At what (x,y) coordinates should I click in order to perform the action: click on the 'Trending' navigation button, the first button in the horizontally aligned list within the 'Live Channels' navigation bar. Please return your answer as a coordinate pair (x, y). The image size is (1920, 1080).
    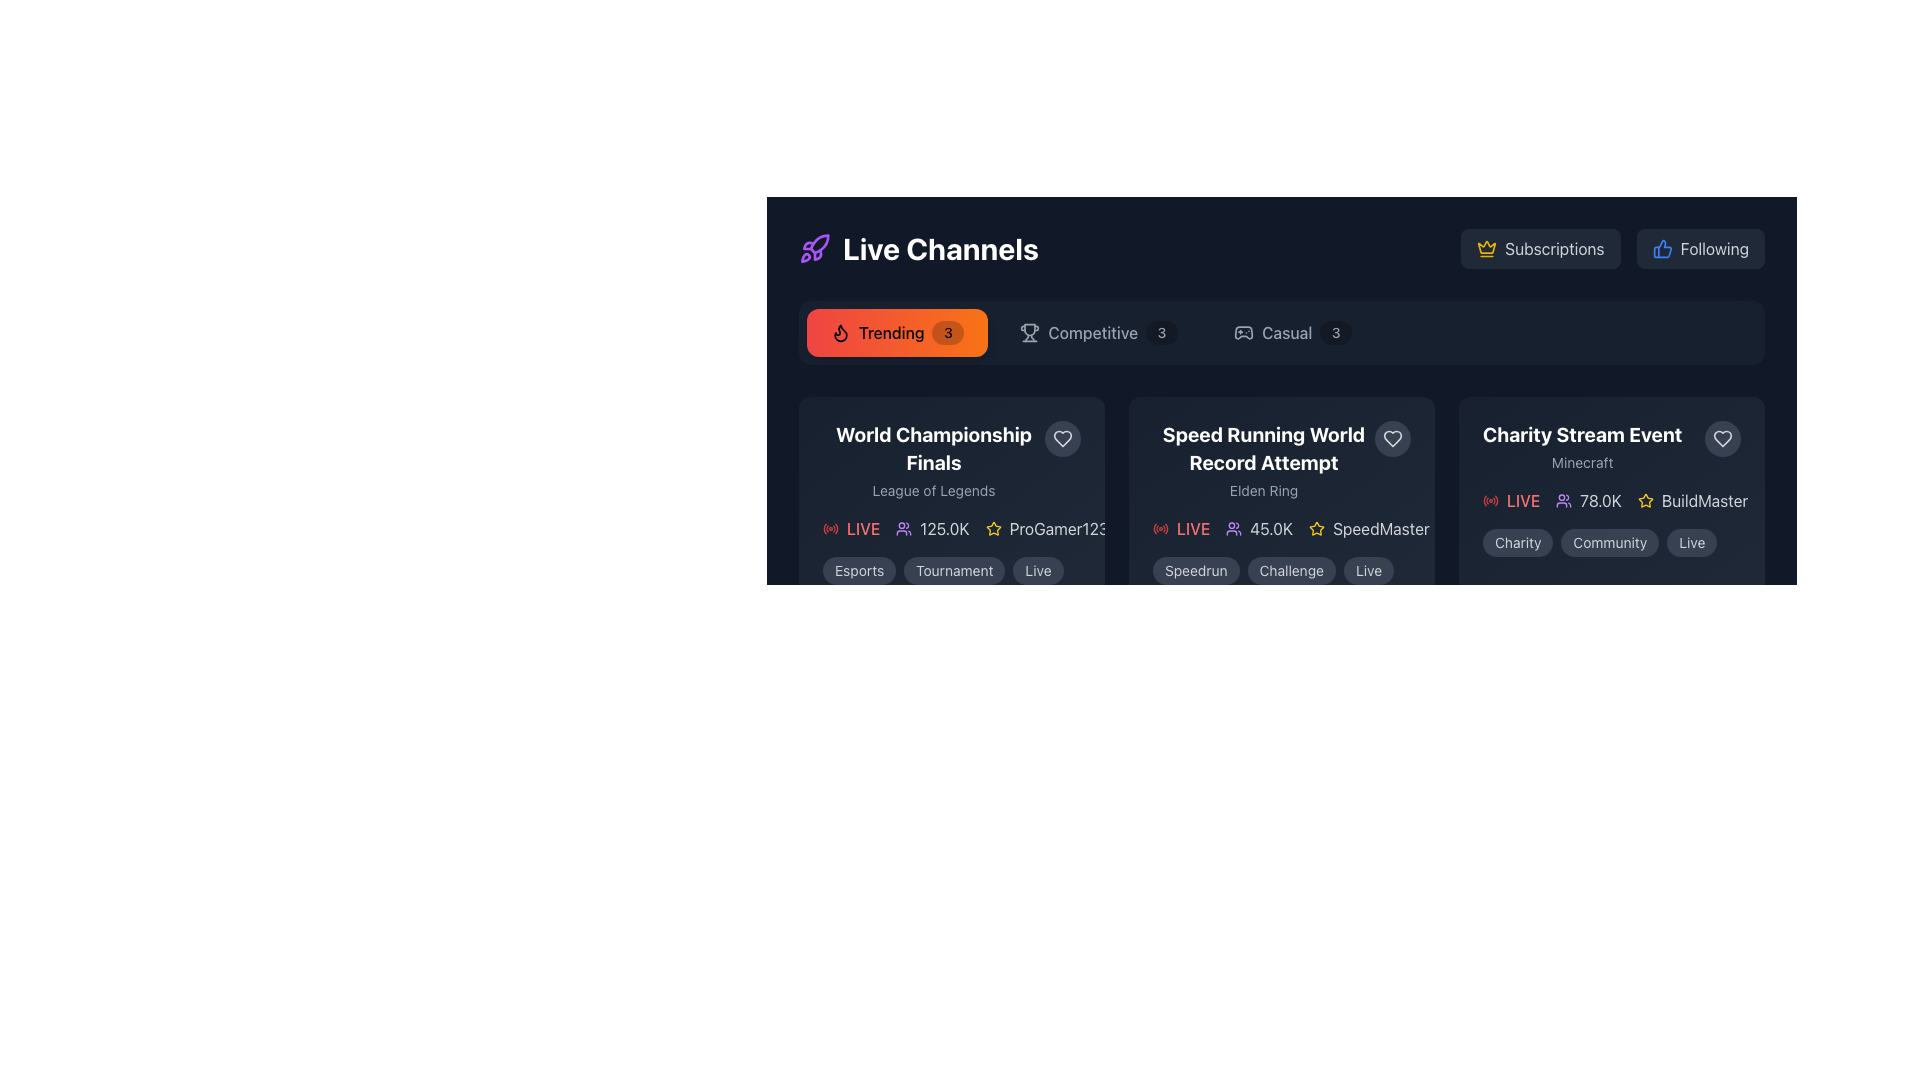
    Looking at the image, I should click on (896, 331).